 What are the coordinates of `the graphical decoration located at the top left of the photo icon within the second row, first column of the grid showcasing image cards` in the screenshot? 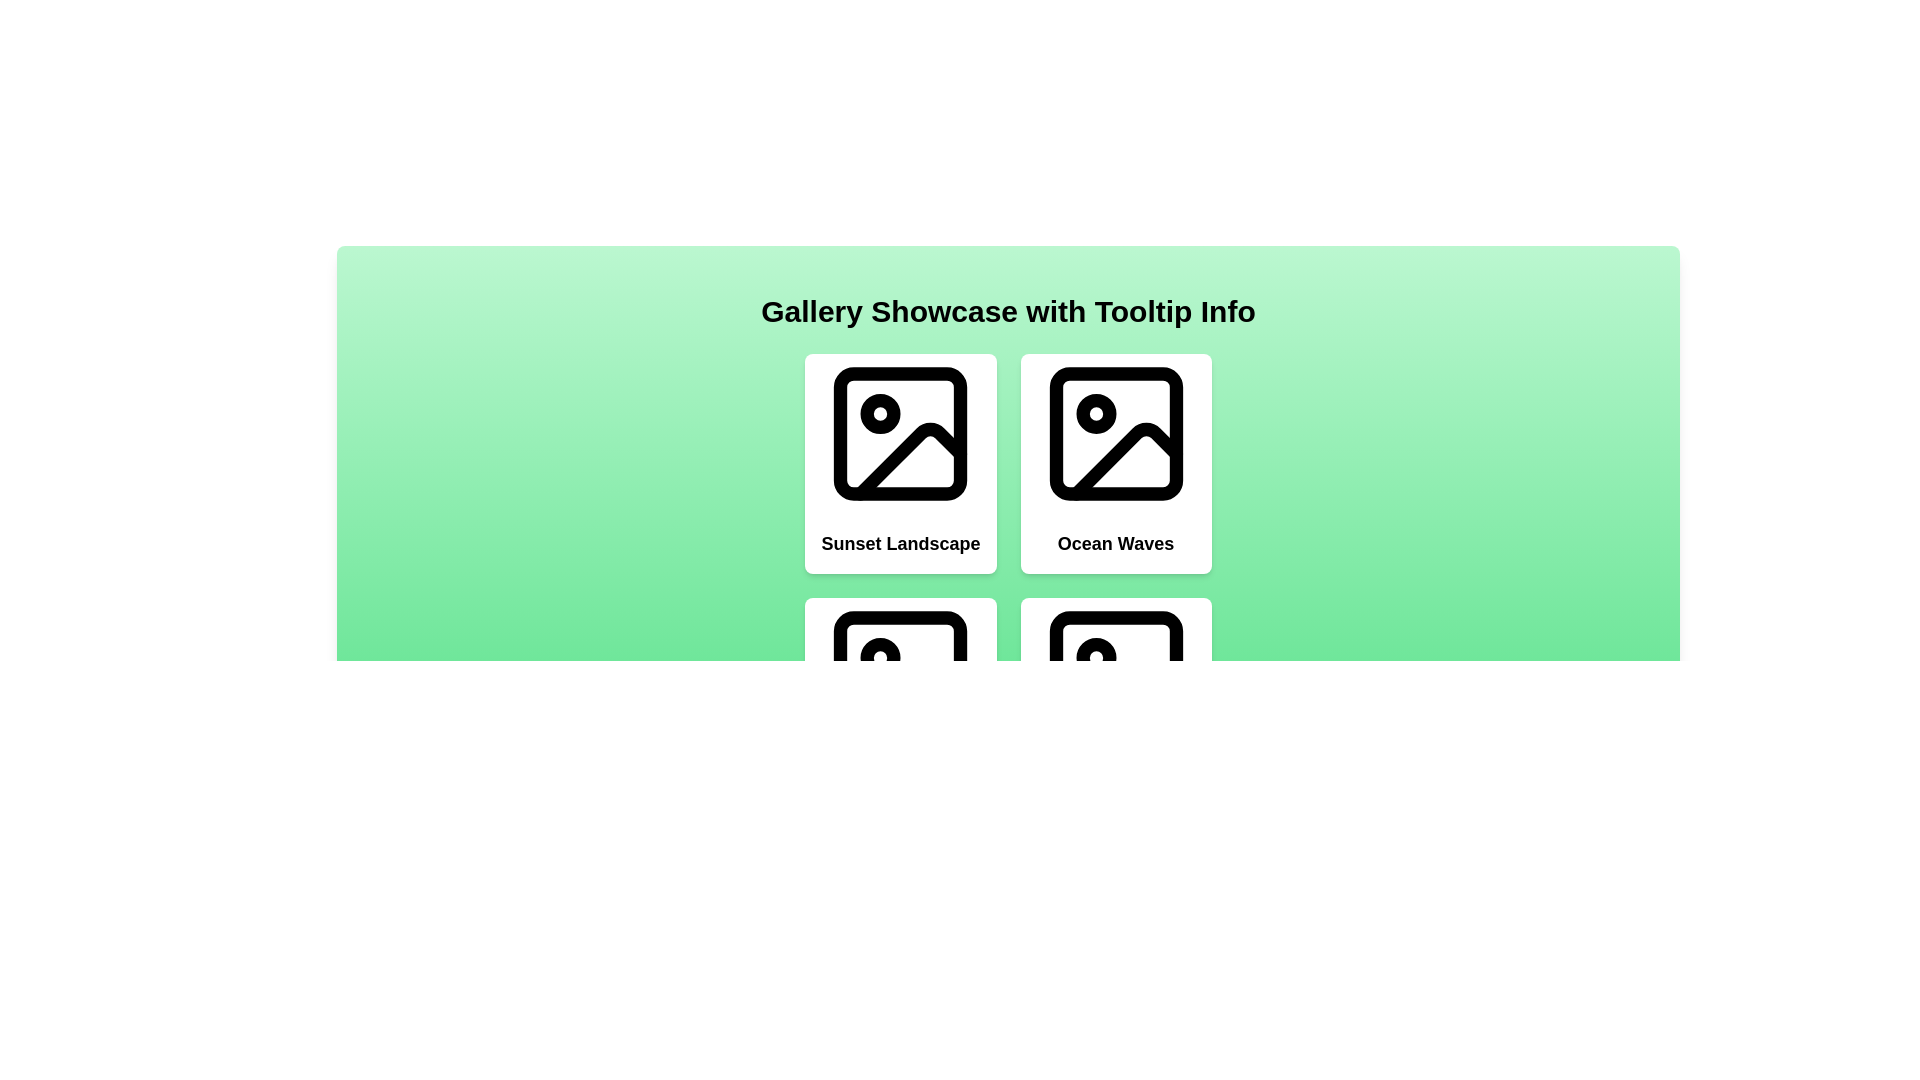 It's located at (880, 658).